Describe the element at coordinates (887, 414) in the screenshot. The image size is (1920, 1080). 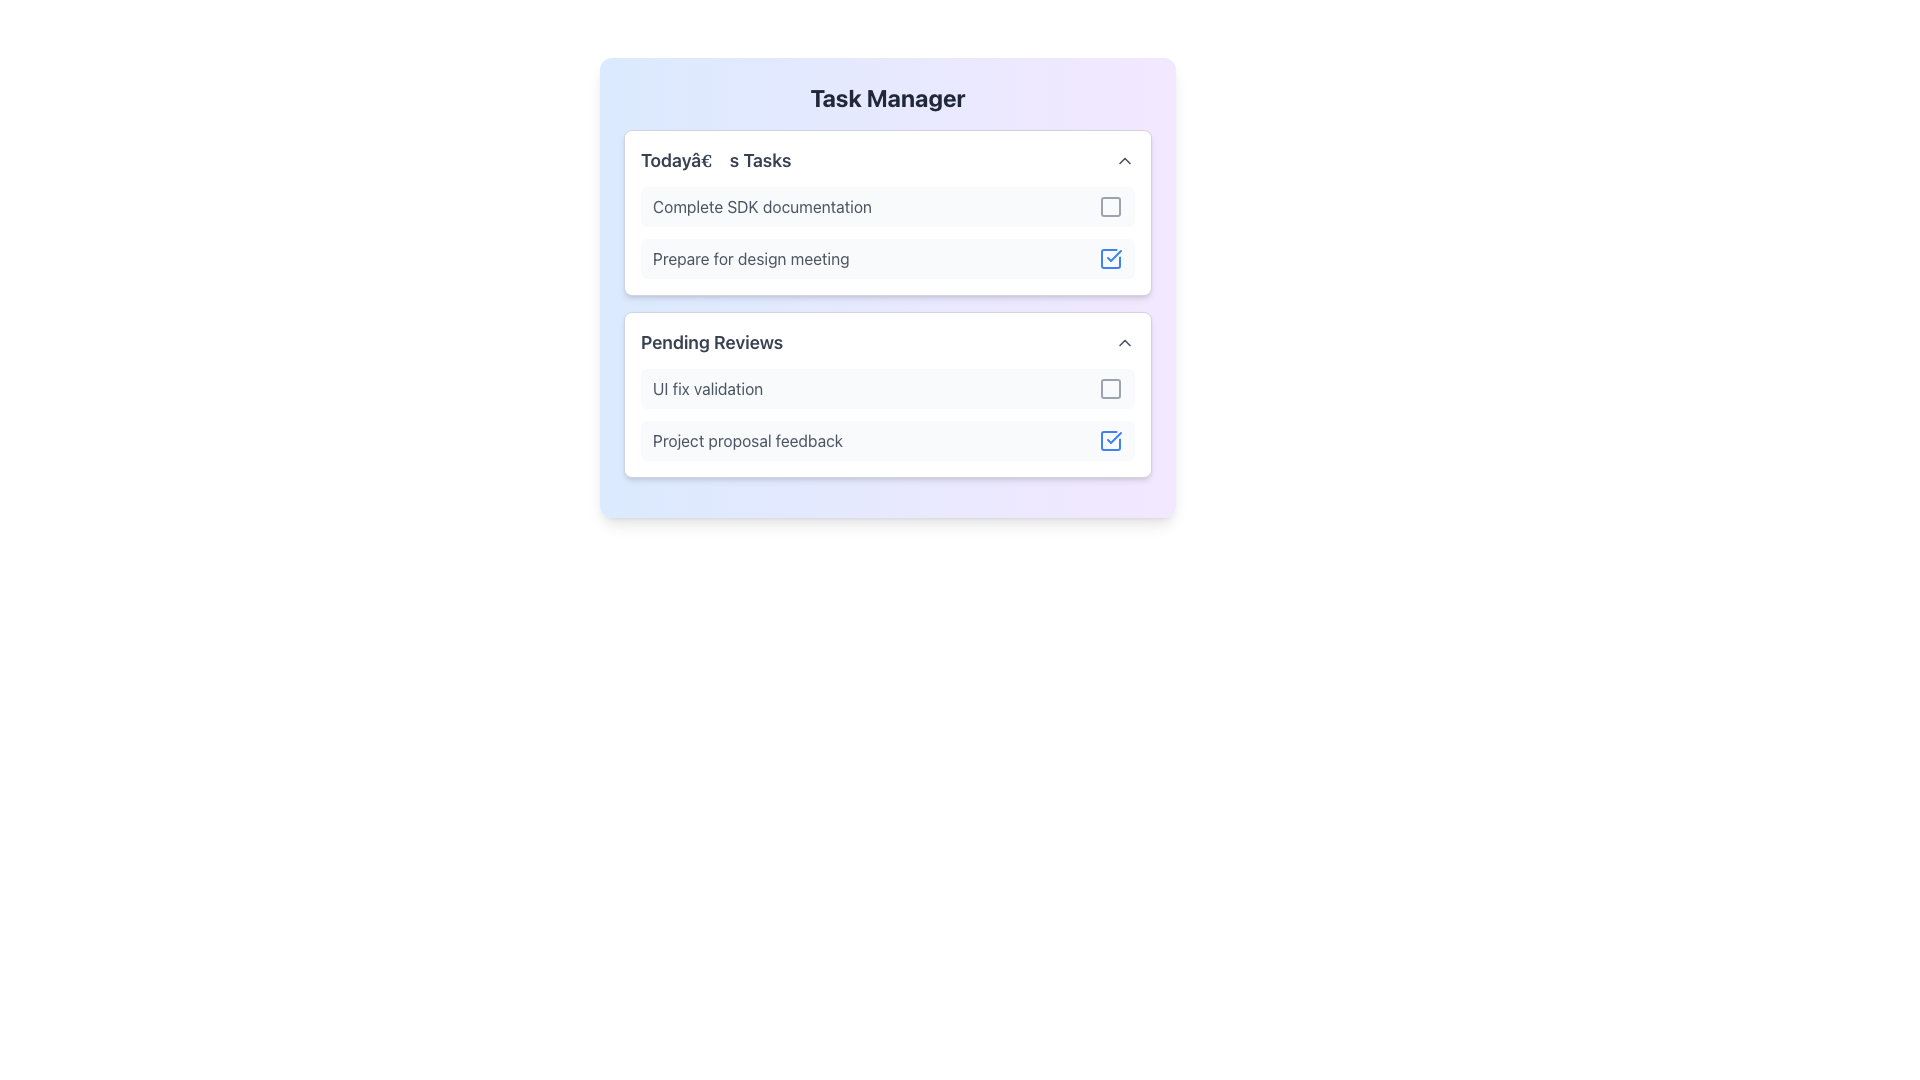
I see `the interactive icons within the 'Pending Reviews' section that manage the tasks 'UI fix validation' and 'Project proposal feedback'` at that location.